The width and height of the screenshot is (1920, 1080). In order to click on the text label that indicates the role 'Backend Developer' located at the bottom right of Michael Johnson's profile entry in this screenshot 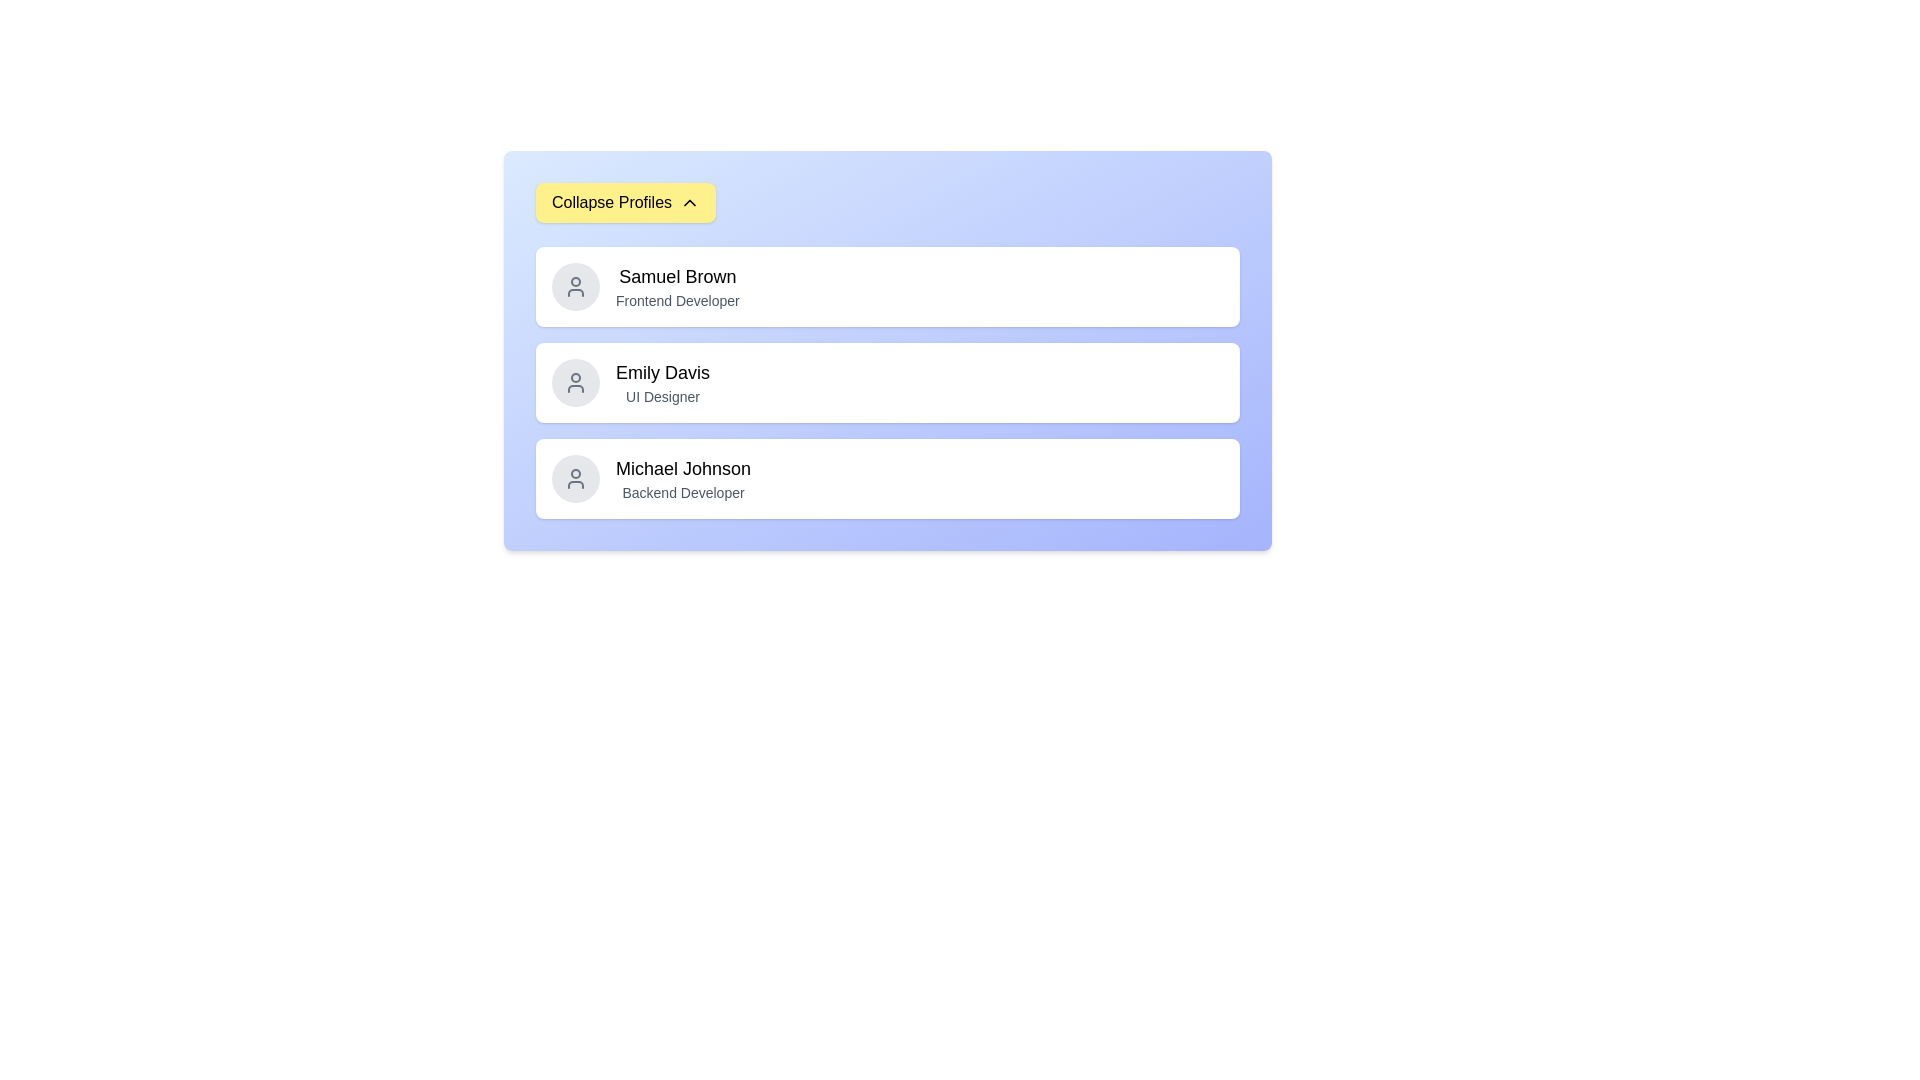, I will do `click(683, 493)`.